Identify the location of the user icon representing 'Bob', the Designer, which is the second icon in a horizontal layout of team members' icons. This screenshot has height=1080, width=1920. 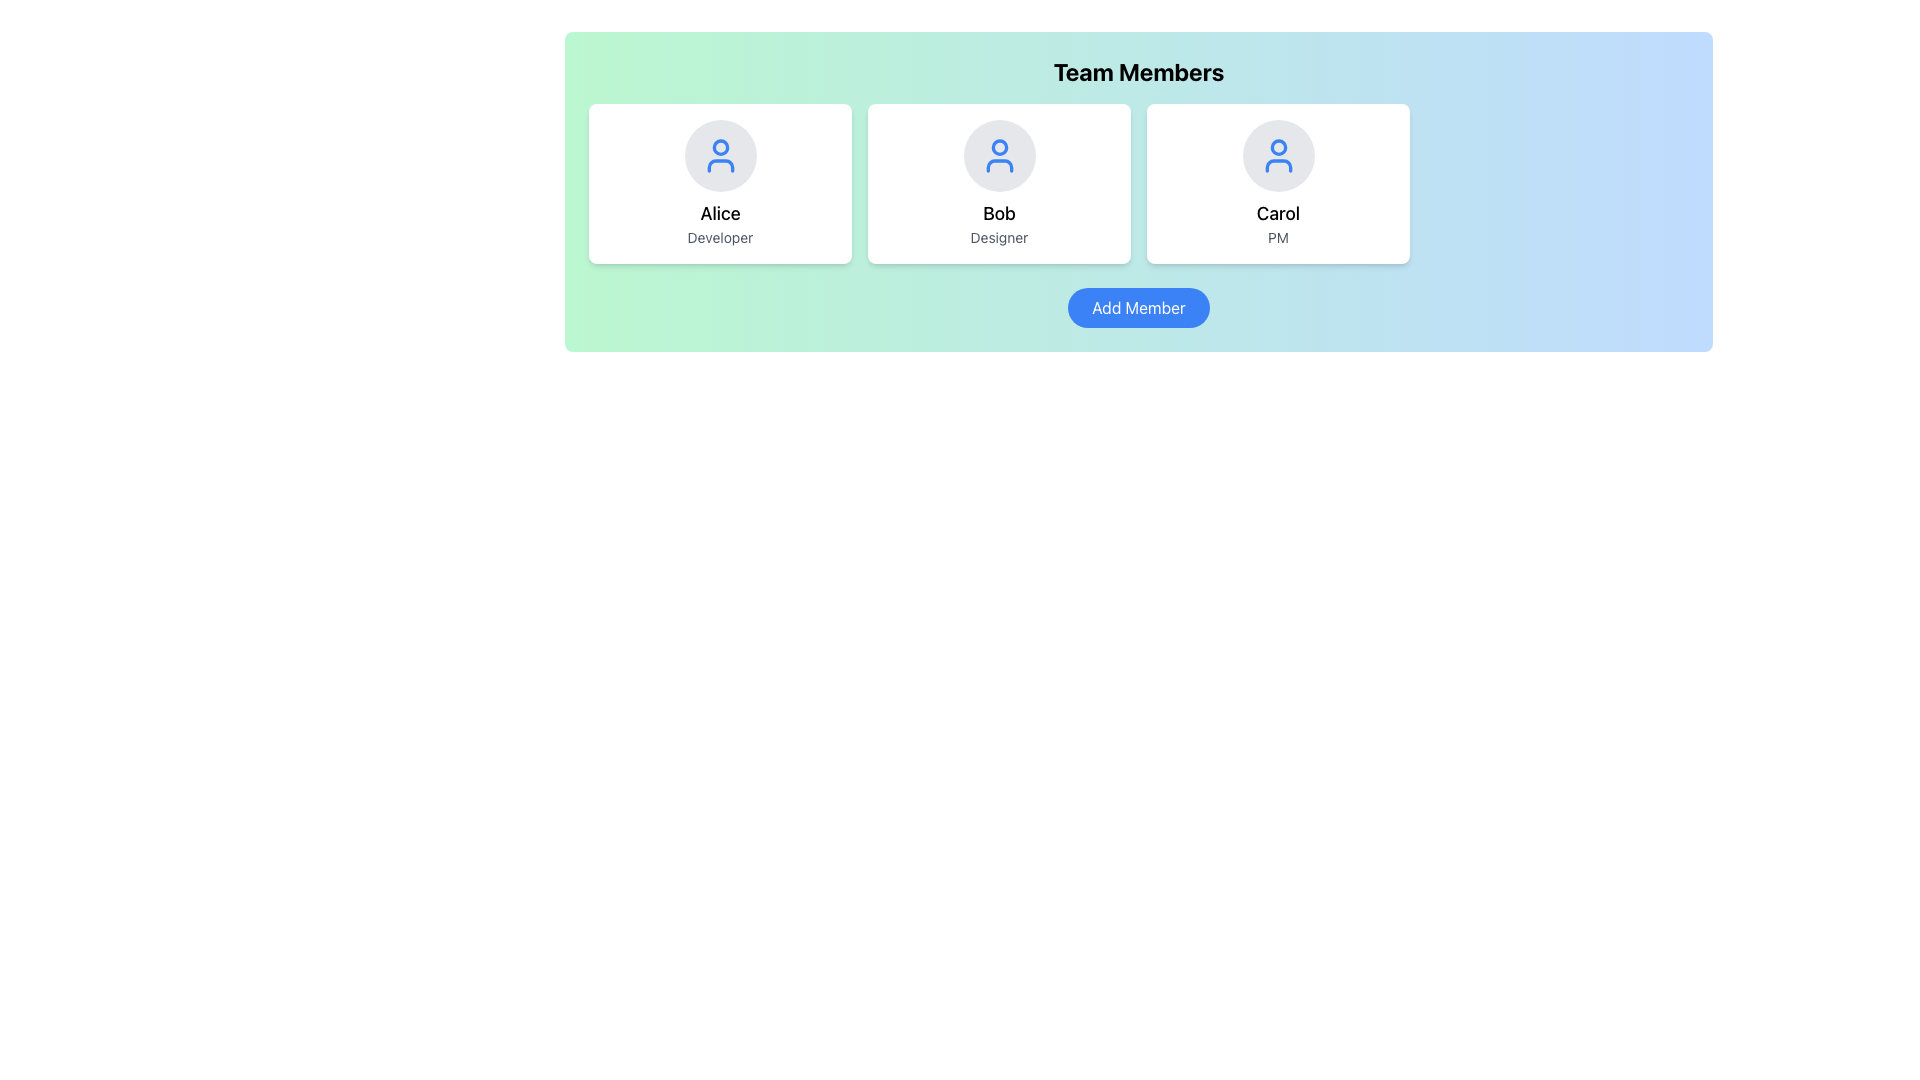
(999, 154).